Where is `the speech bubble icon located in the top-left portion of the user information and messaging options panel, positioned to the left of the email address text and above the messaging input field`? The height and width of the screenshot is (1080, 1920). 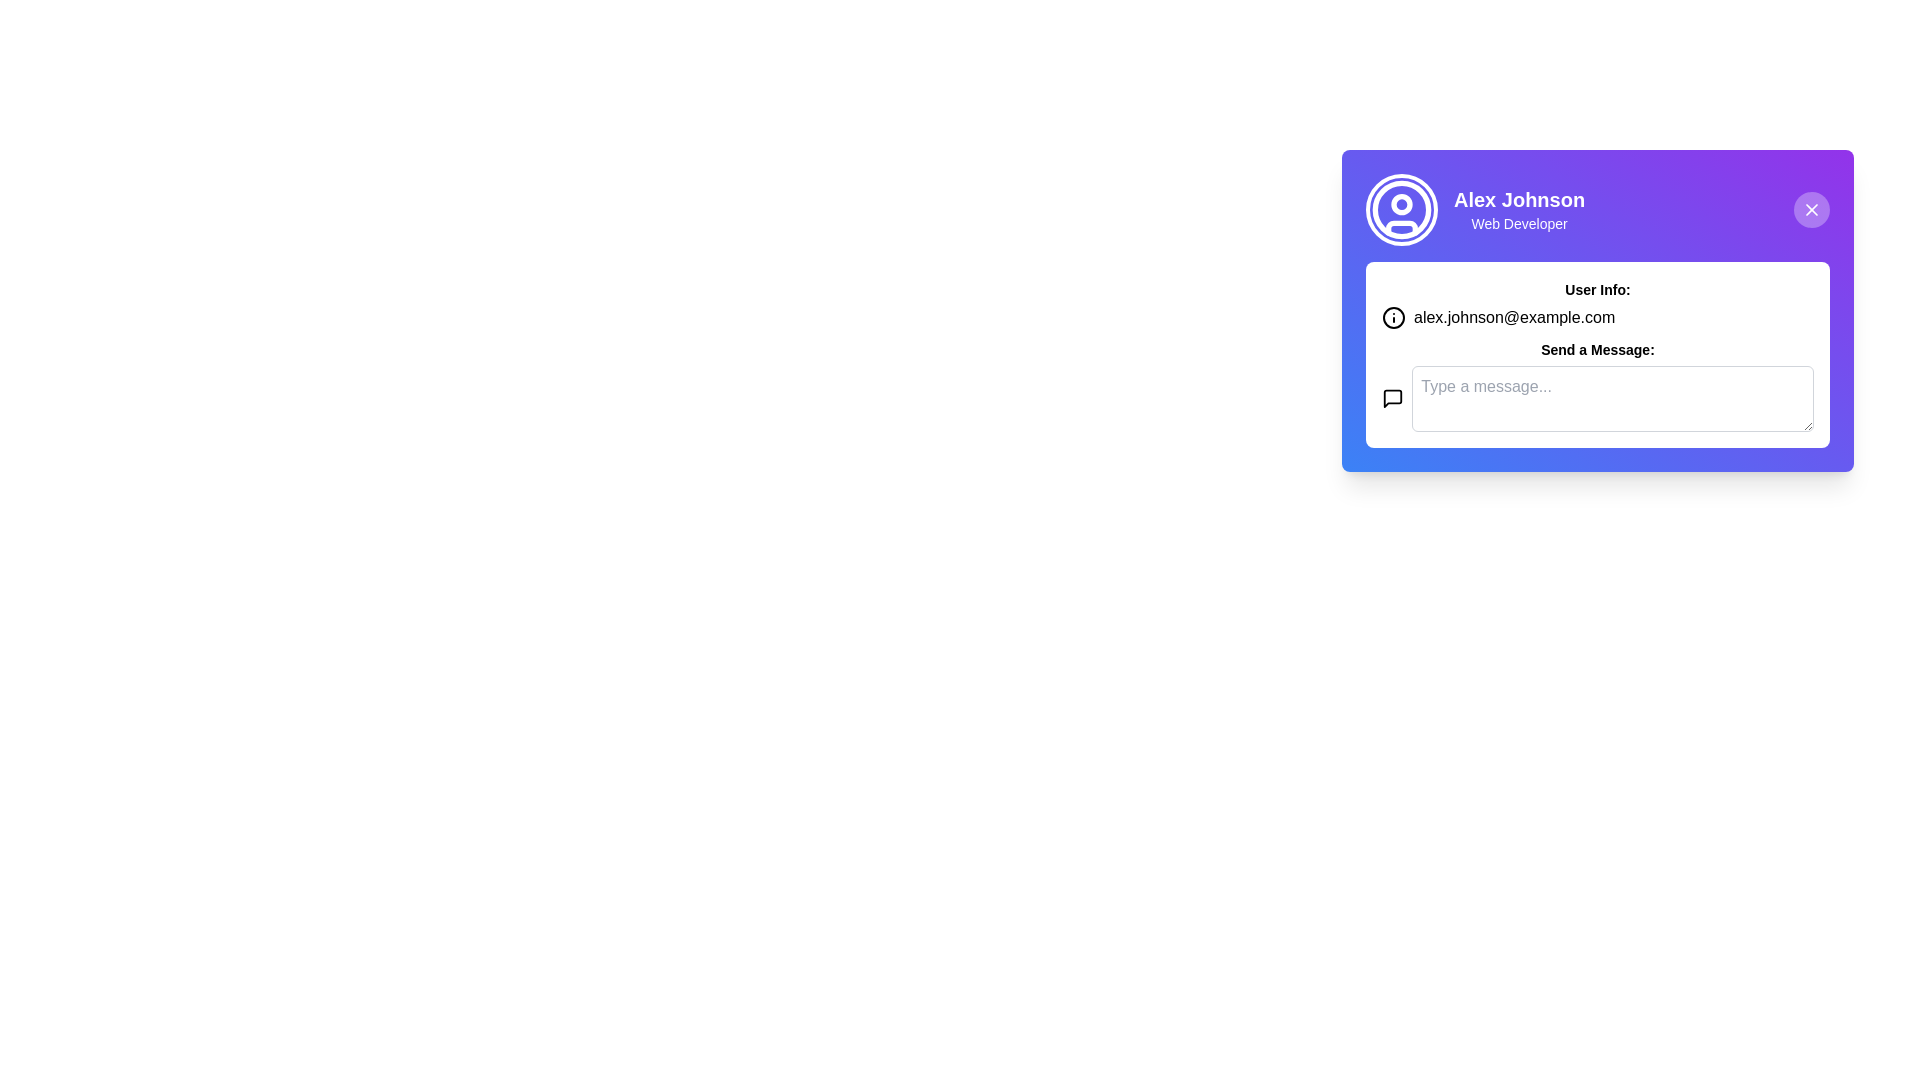 the speech bubble icon located in the top-left portion of the user information and messaging options panel, positioned to the left of the email address text and above the messaging input field is located at coordinates (1392, 398).